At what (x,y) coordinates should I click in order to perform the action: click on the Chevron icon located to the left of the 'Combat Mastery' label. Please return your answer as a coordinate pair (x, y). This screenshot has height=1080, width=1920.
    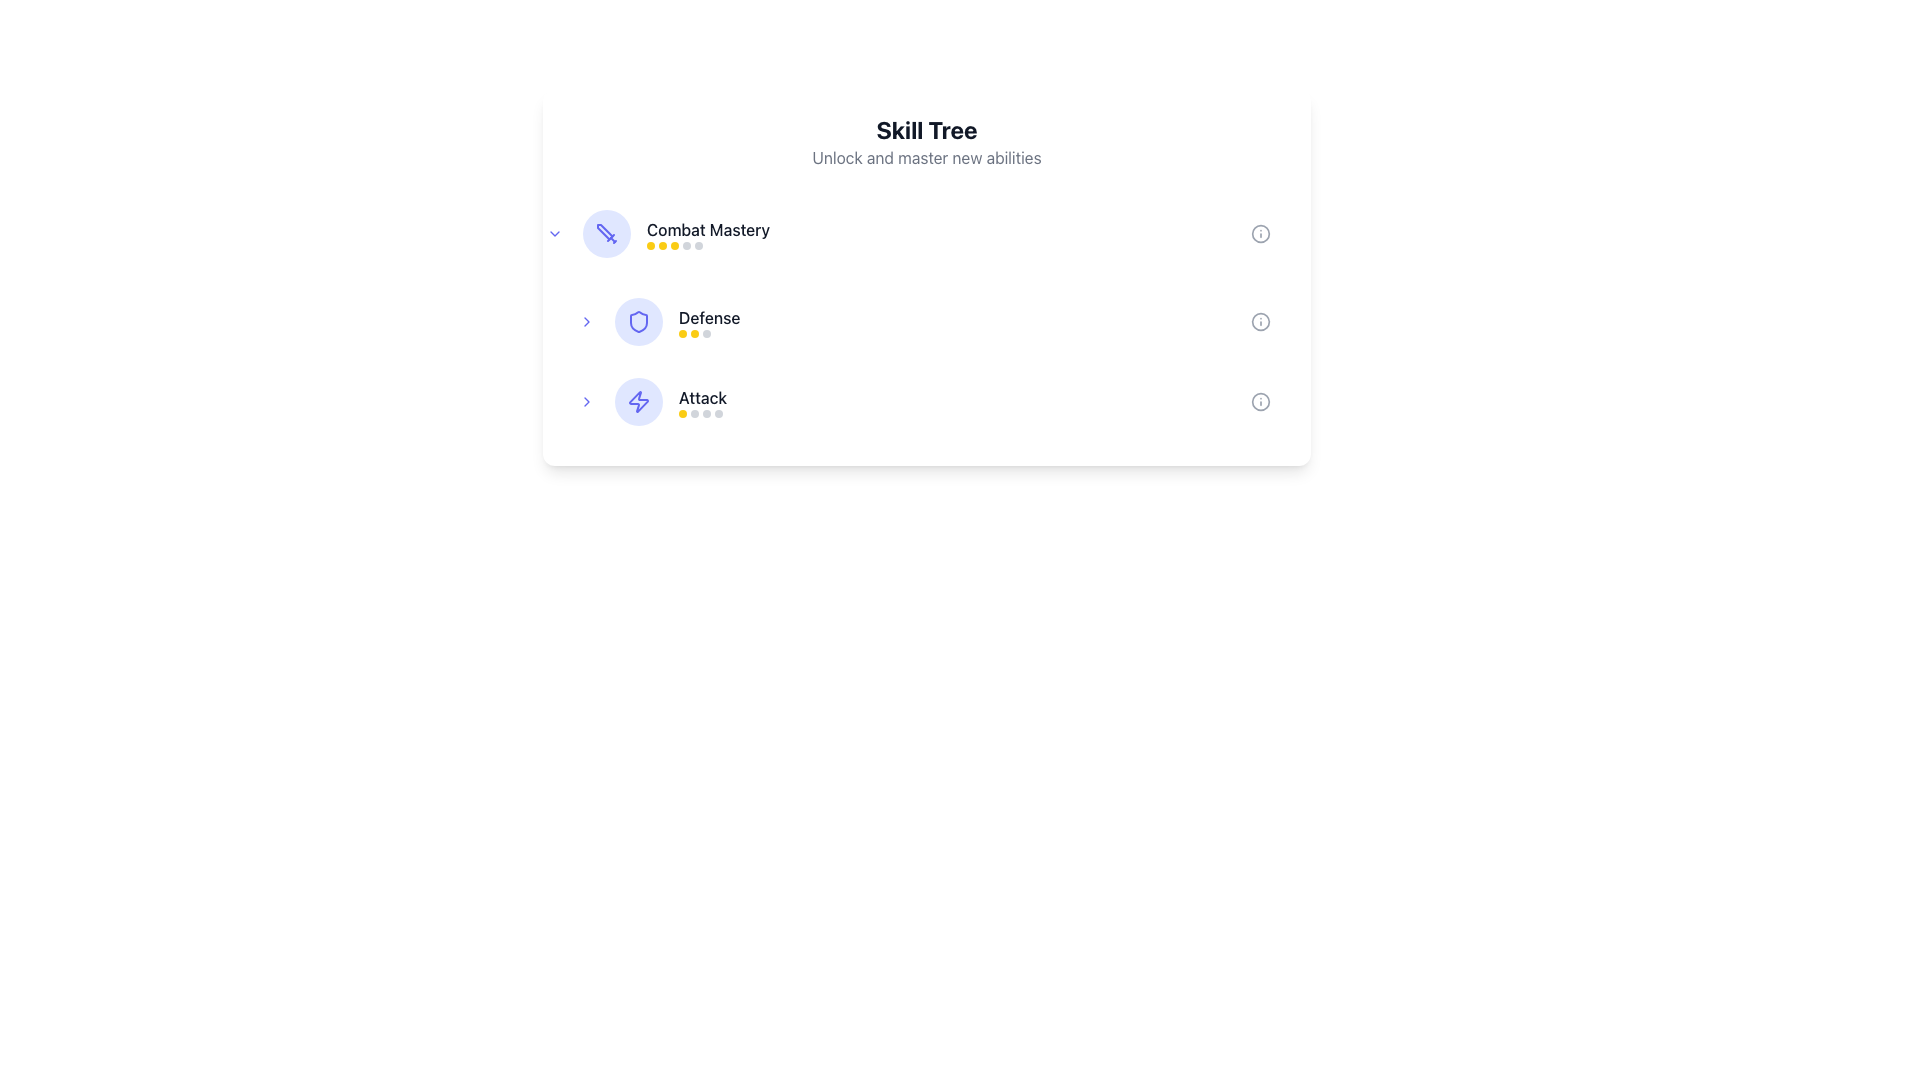
    Looking at the image, I should click on (555, 233).